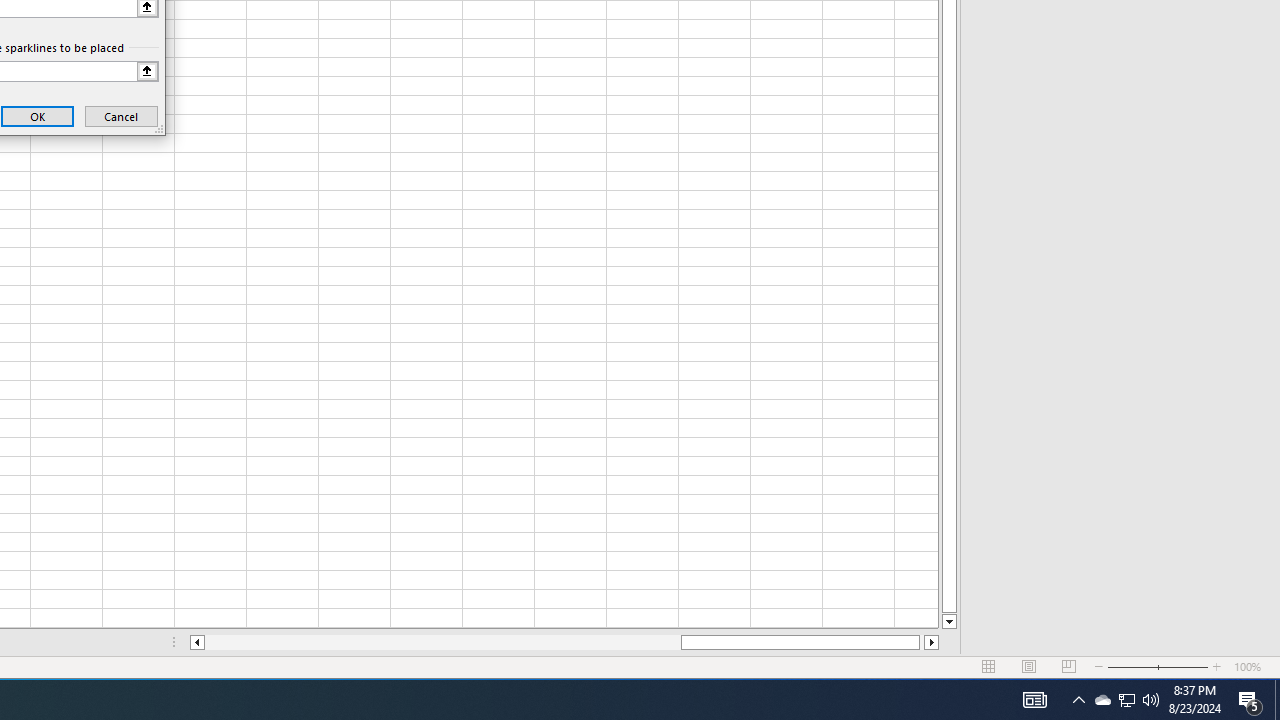 Image resolution: width=1280 pixels, height=720 pixels. I want to click on 'AutomationID: 4105', so click(1034, 698).